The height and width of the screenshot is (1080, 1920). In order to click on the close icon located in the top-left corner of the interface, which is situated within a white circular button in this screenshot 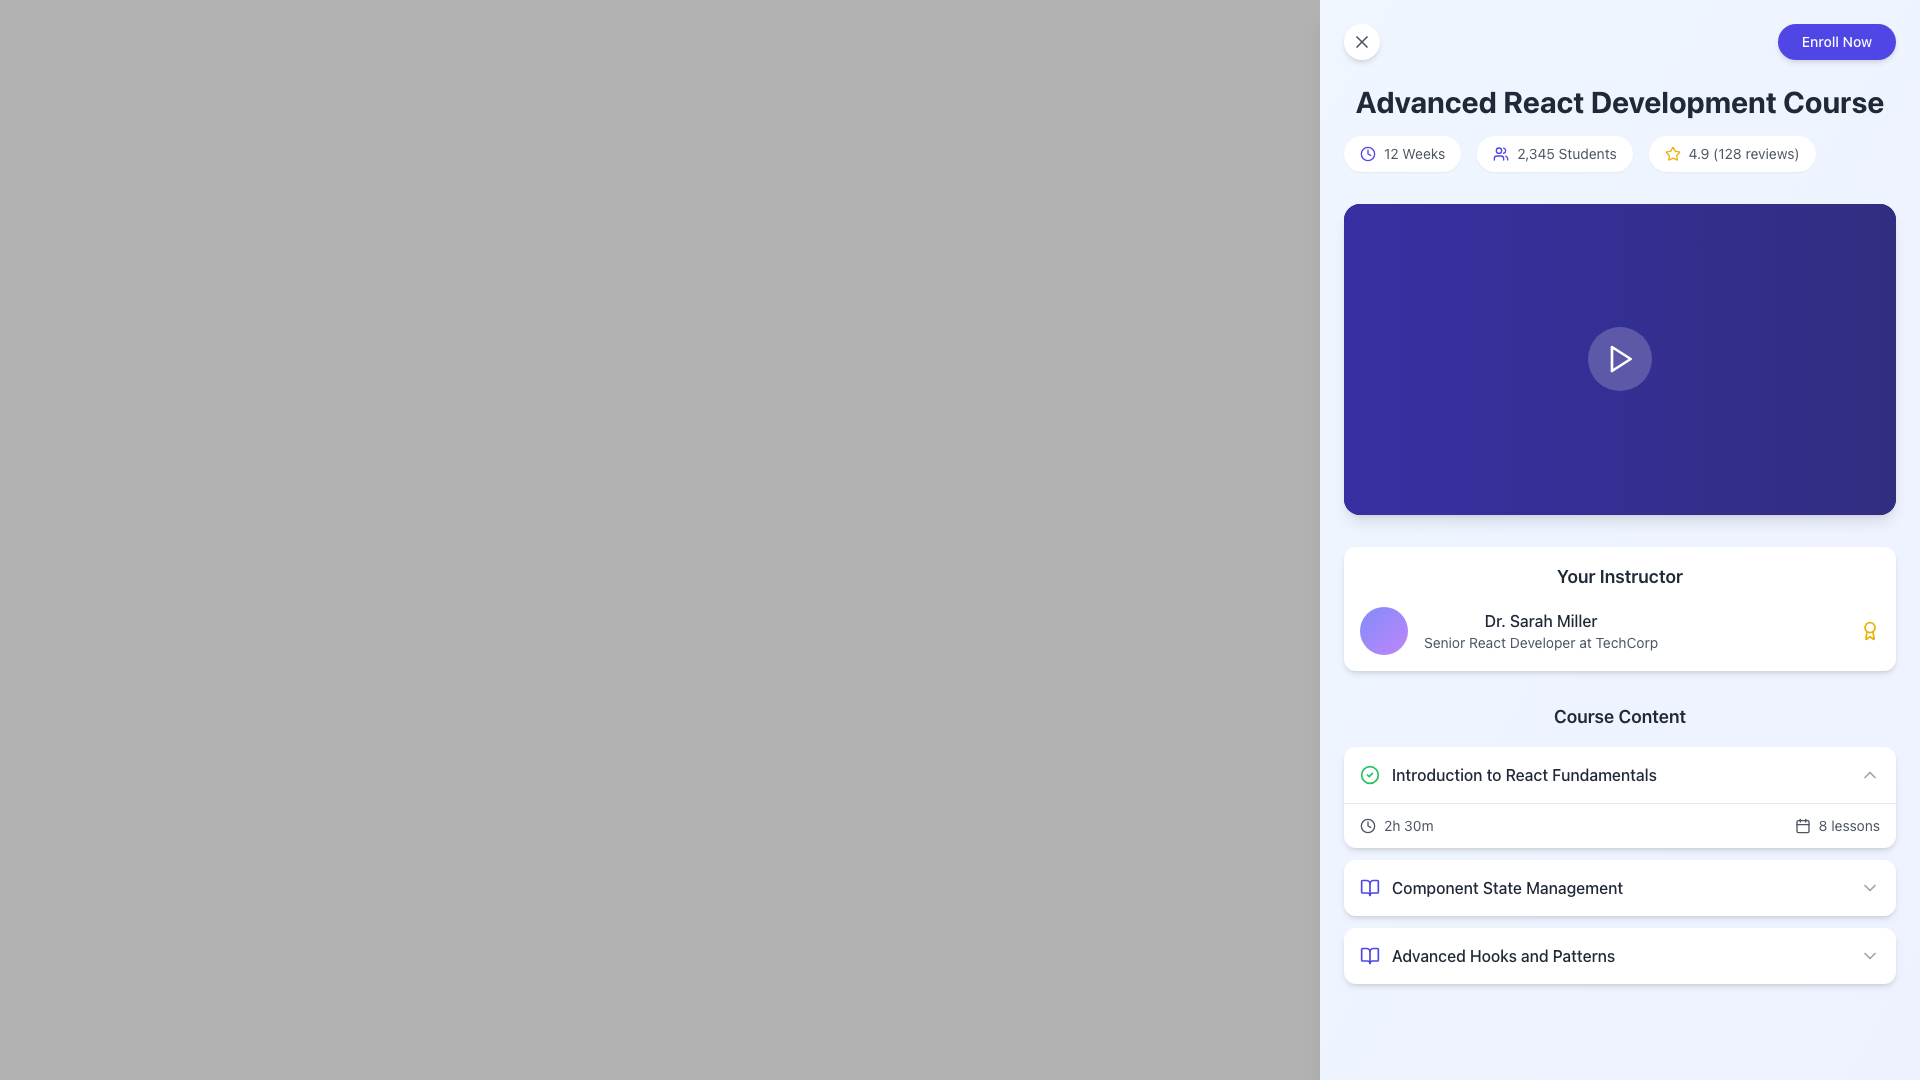, I will do `click(1361, 42)`.